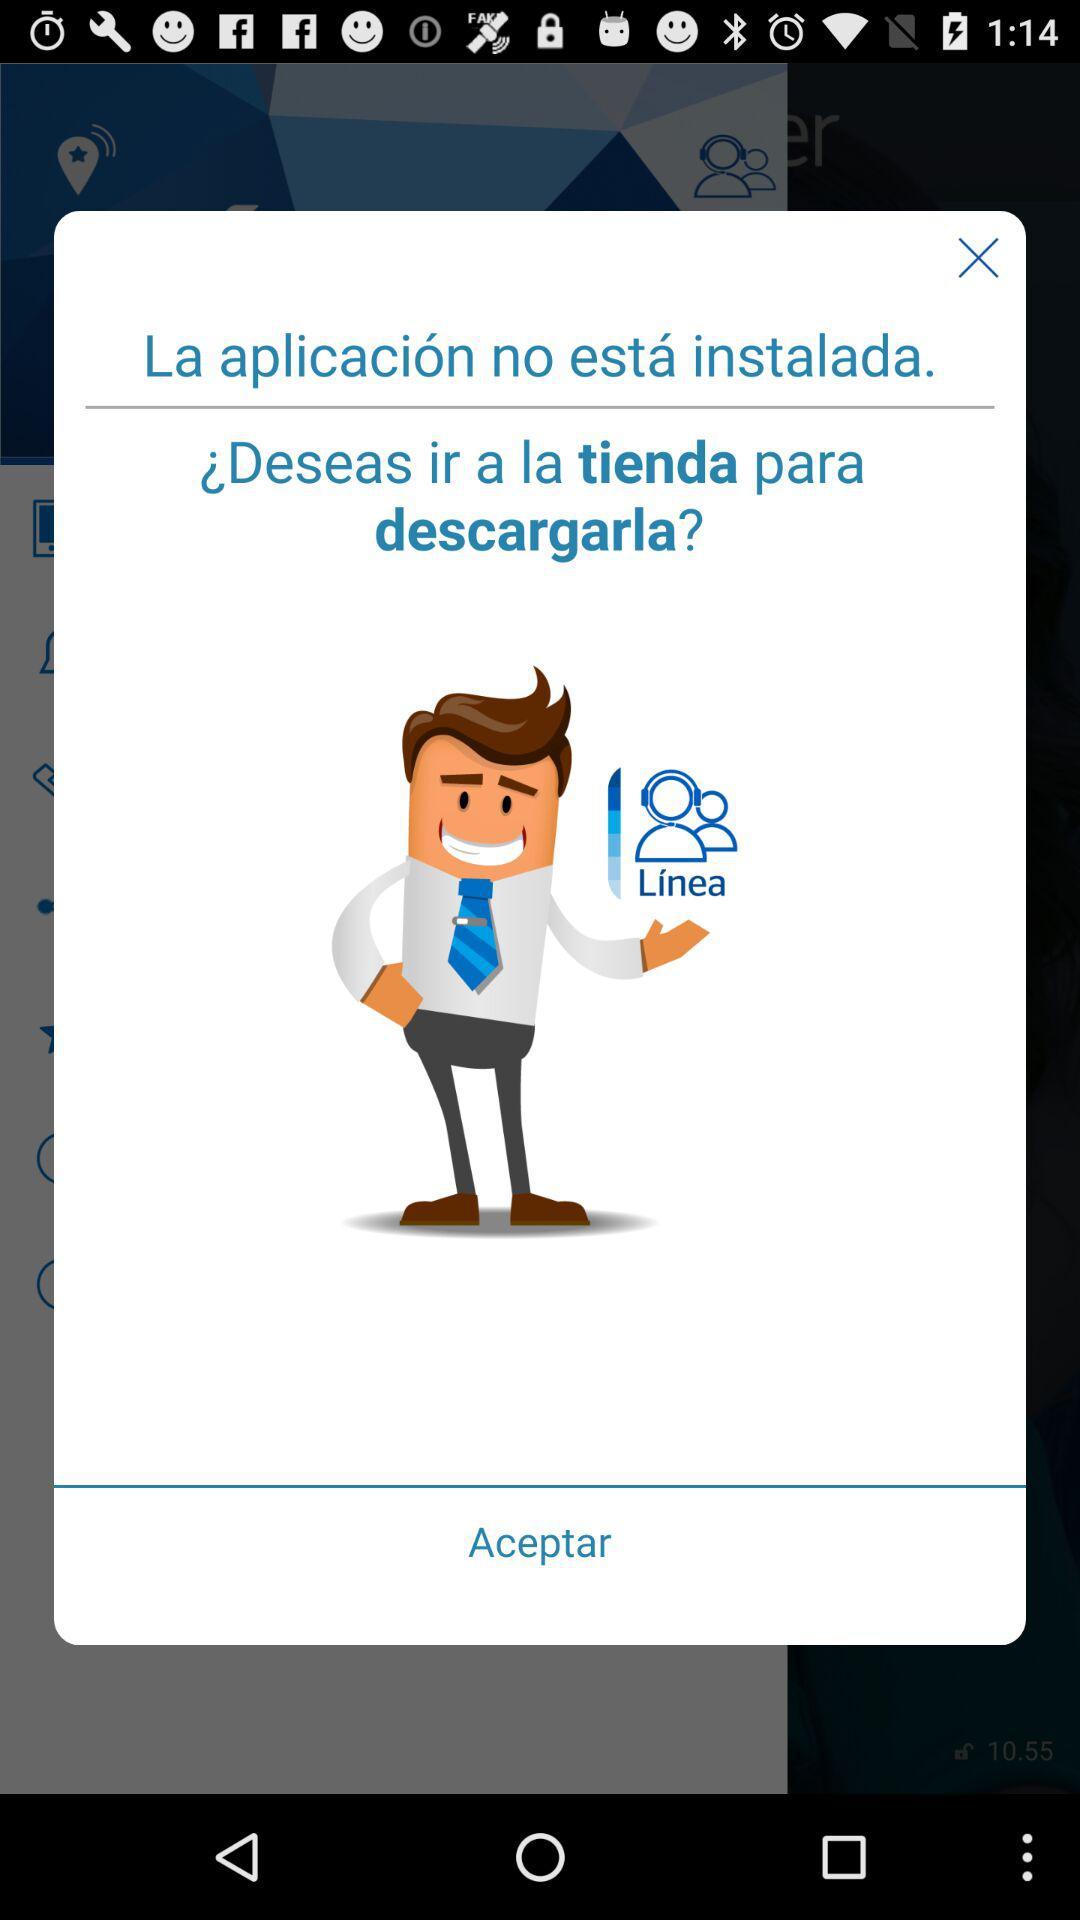 The image size is (1080, 1920). Describe the element at coordinates (977, 257) in the screenshot. I see `pop up` at that location.